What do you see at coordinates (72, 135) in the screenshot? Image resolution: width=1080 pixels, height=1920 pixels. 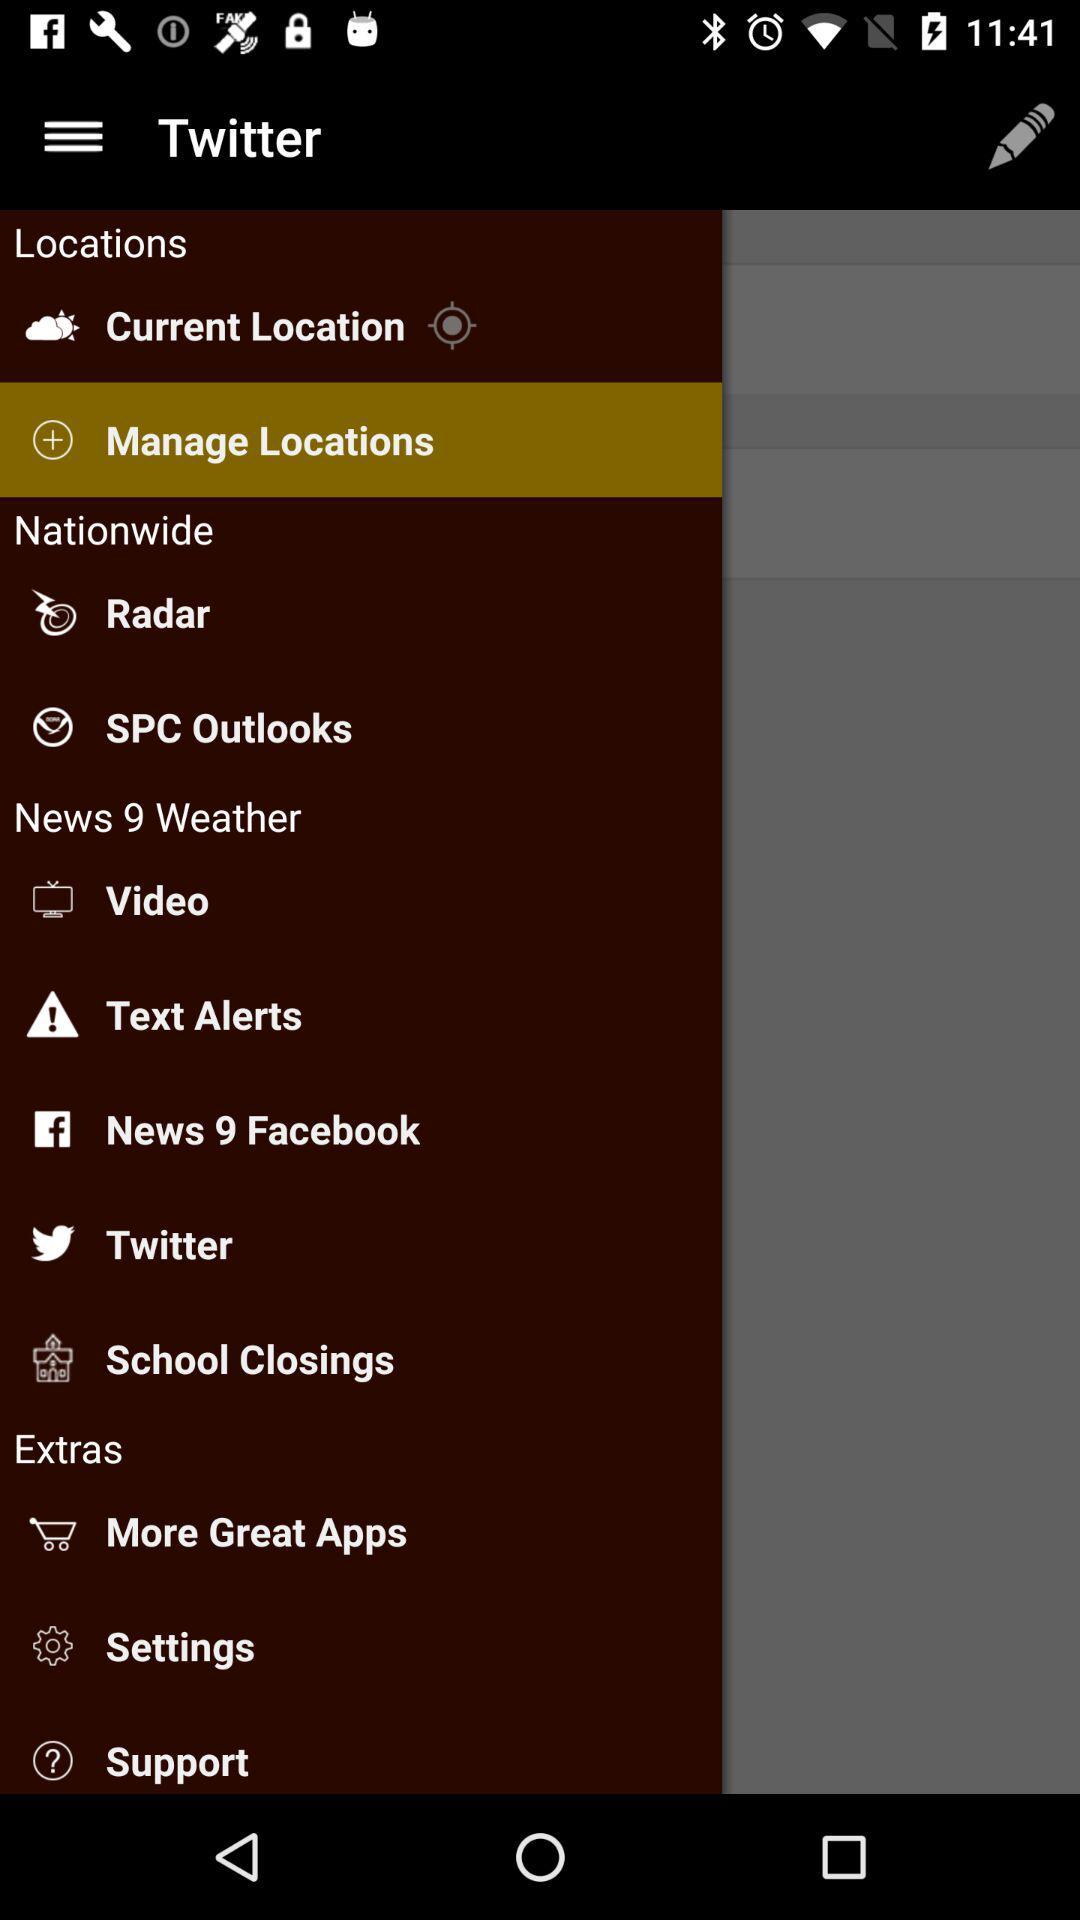 I see `the menu icon` at bounding box center [72, 135].